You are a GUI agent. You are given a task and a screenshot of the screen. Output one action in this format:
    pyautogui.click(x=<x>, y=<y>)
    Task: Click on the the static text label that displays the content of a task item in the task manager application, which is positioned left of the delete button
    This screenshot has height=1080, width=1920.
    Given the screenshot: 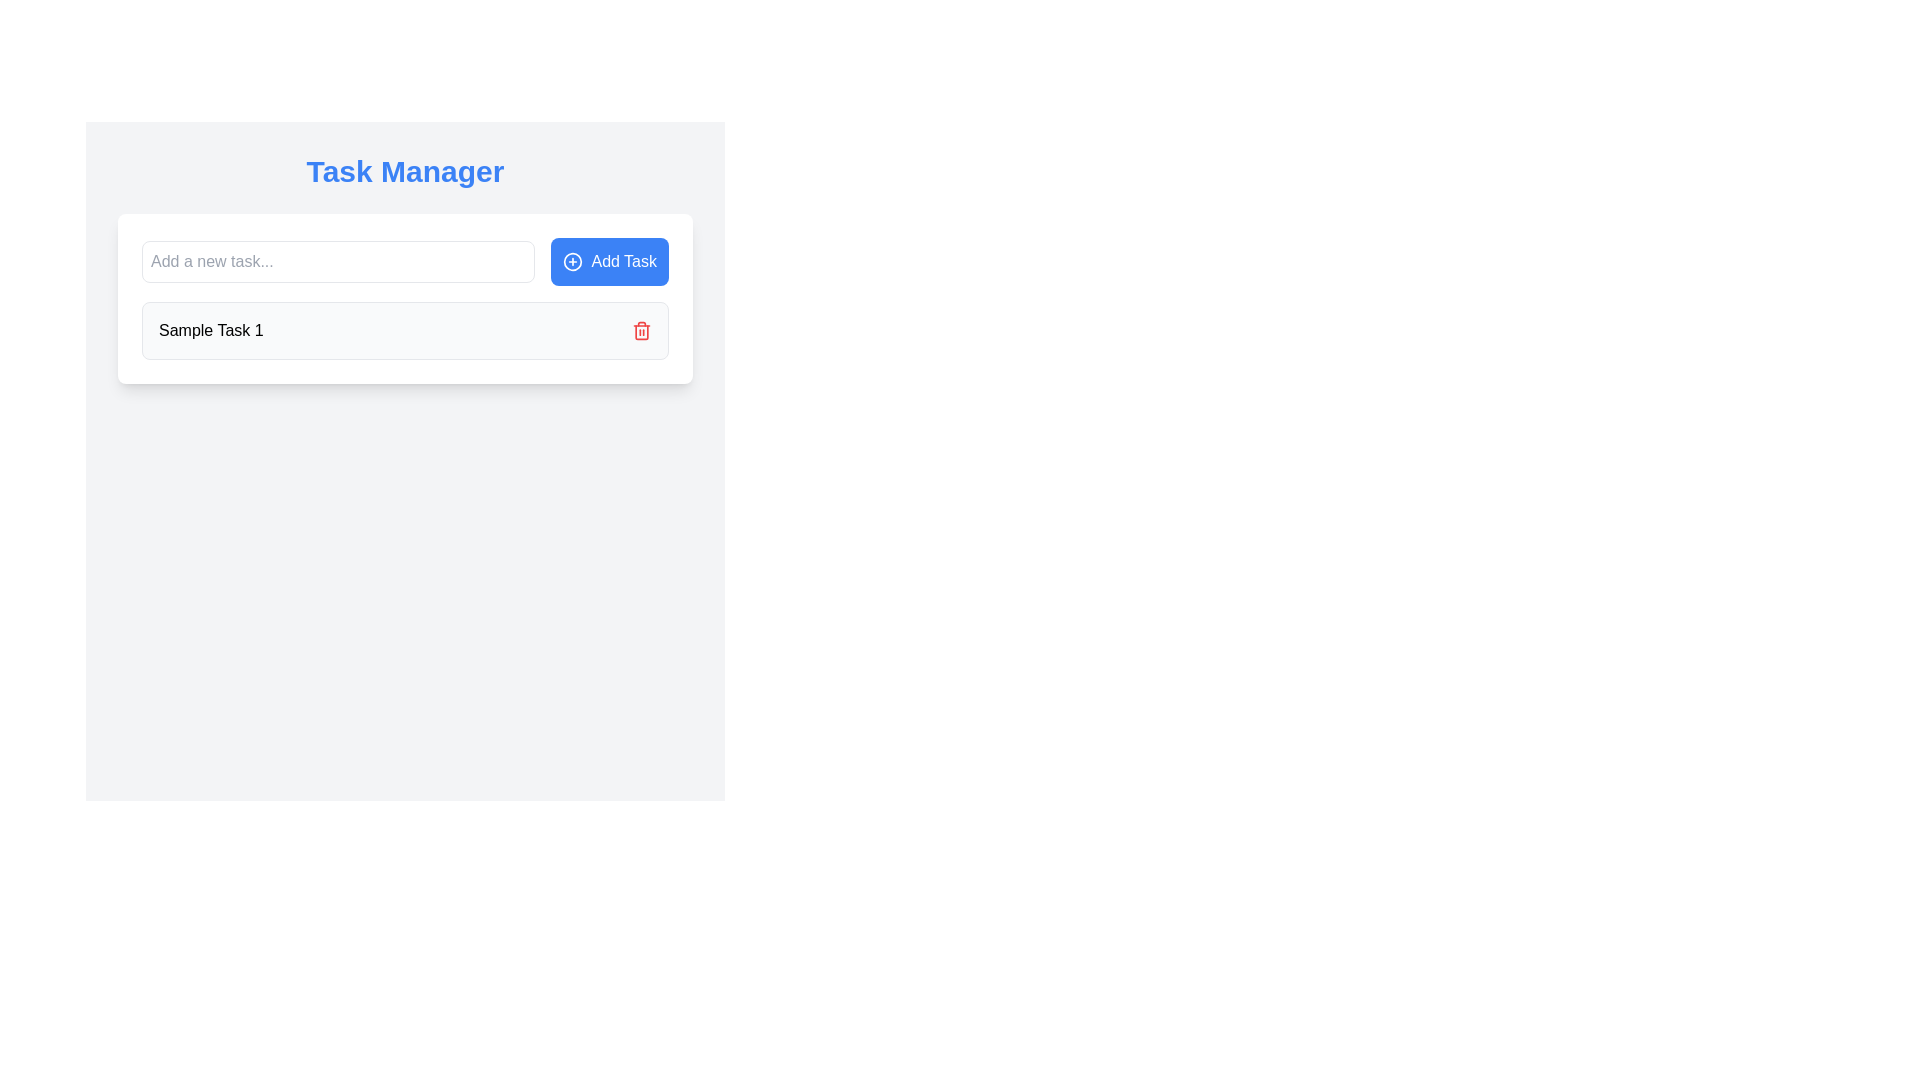 What is the action you would take?
    pyautogui.click(x=211, y=330)
    